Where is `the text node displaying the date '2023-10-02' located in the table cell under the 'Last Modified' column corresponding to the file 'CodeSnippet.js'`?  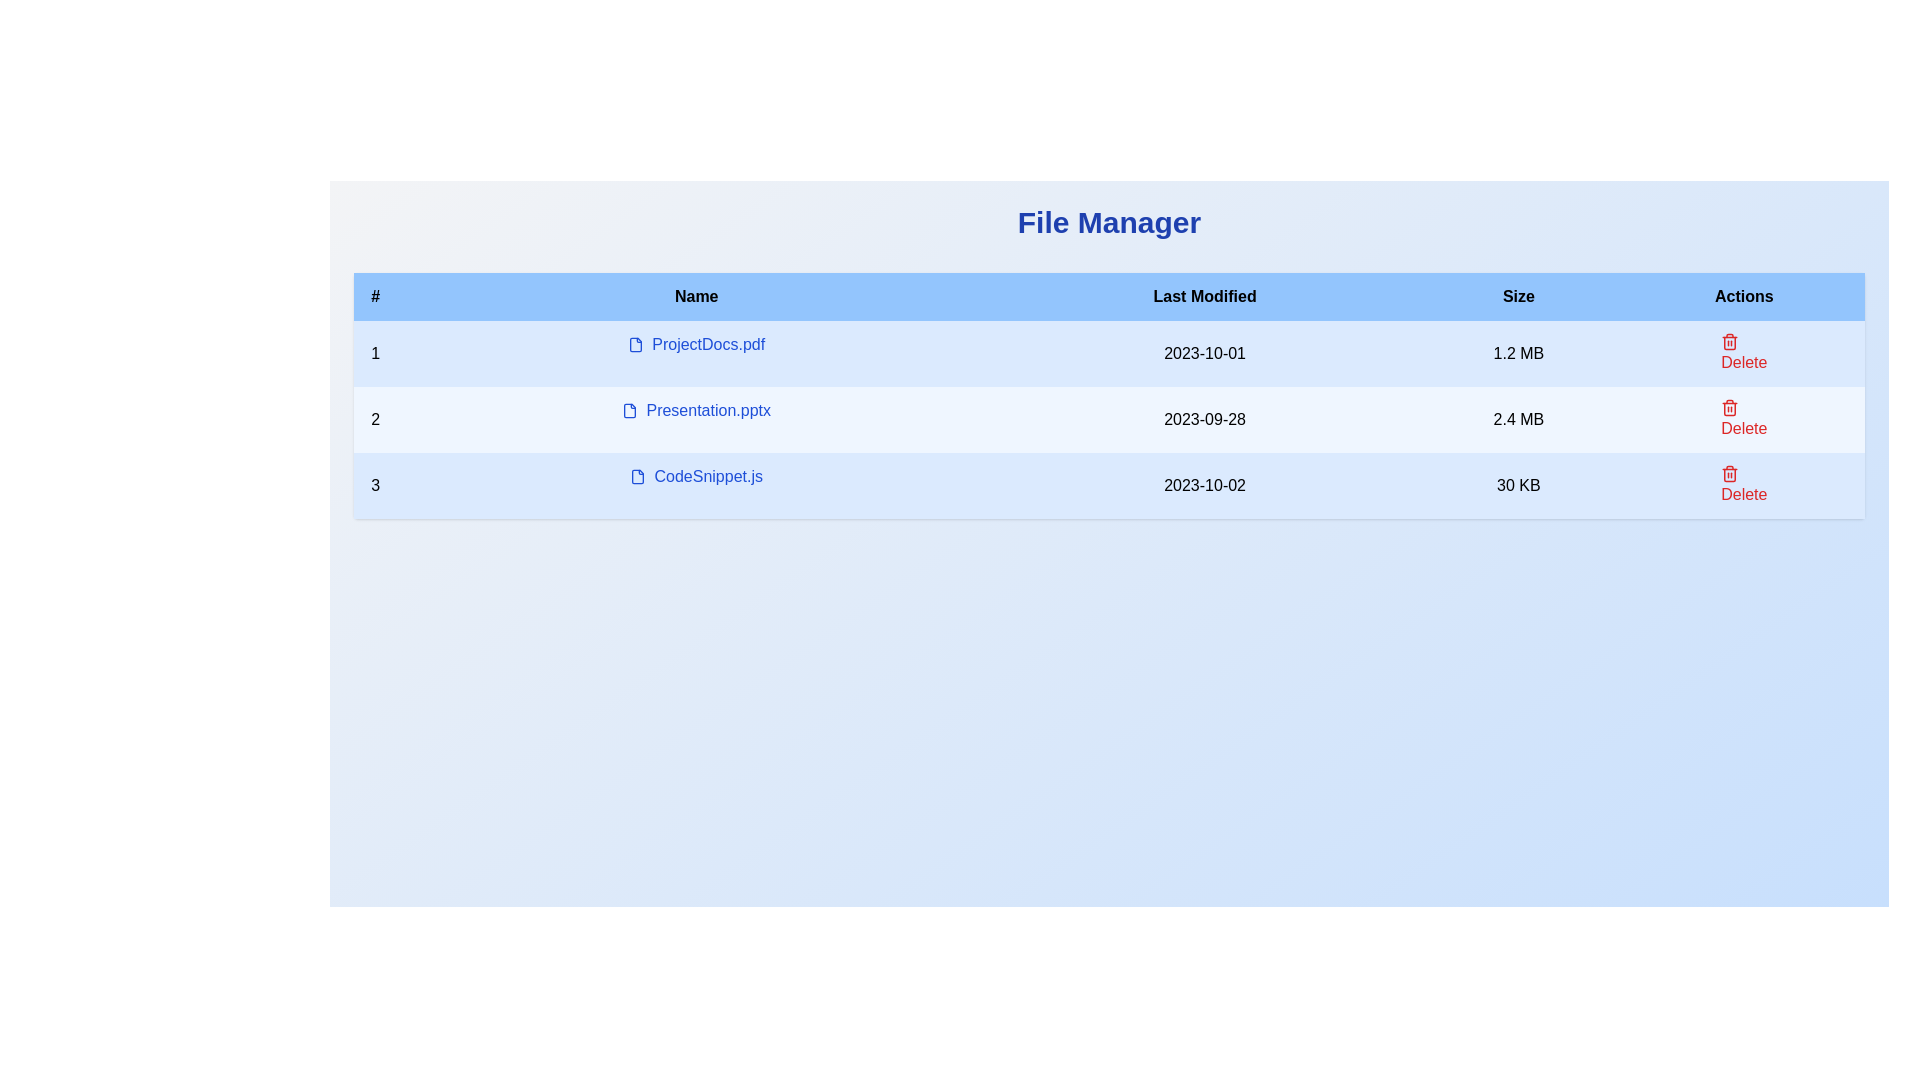 the text node displaying the date '2023-10-02' located in the table cell under the 'Last Modified' column corresponding to the file 'CodeSnippet.js' is located at coordinates (1204, 486).